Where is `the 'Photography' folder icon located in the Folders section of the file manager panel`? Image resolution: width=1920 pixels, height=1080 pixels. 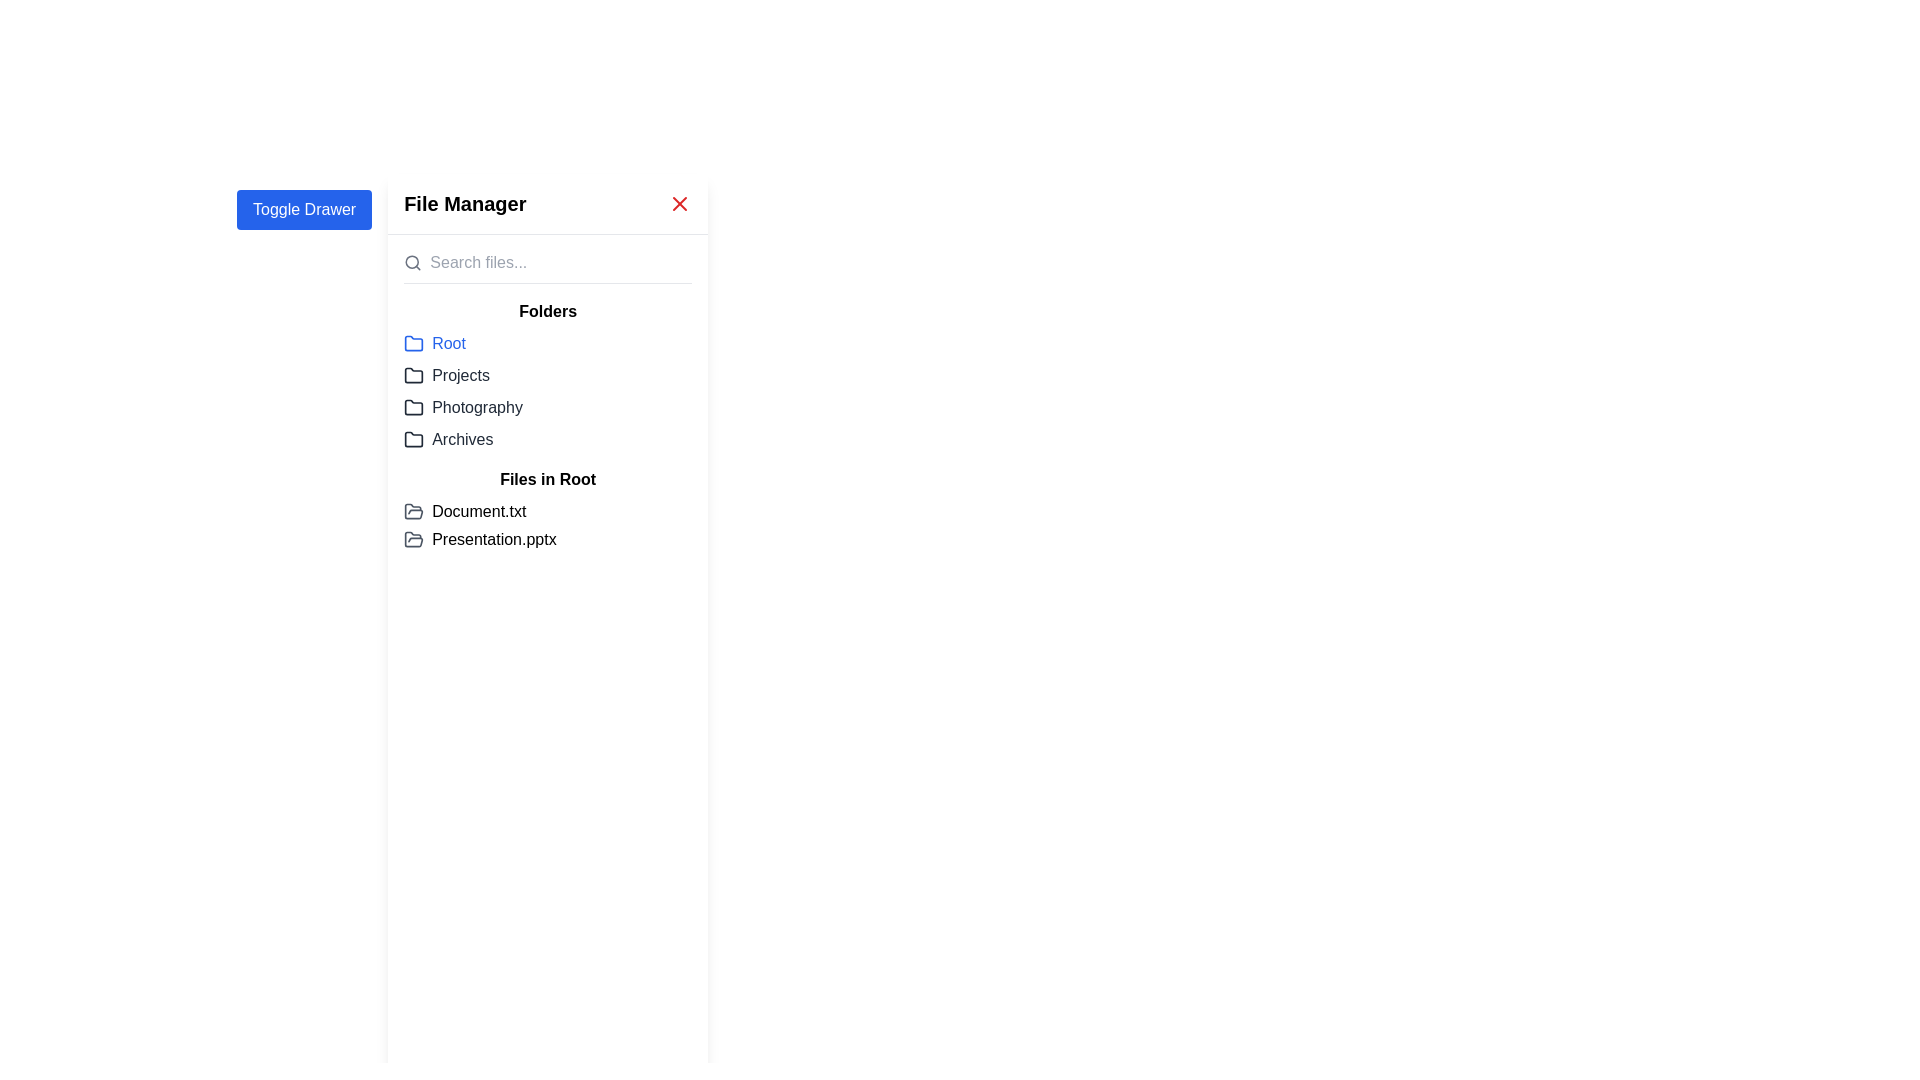
the 'Photography' folder icon located in the Folders section of the file manager panel is located at coordinates (413, 407).